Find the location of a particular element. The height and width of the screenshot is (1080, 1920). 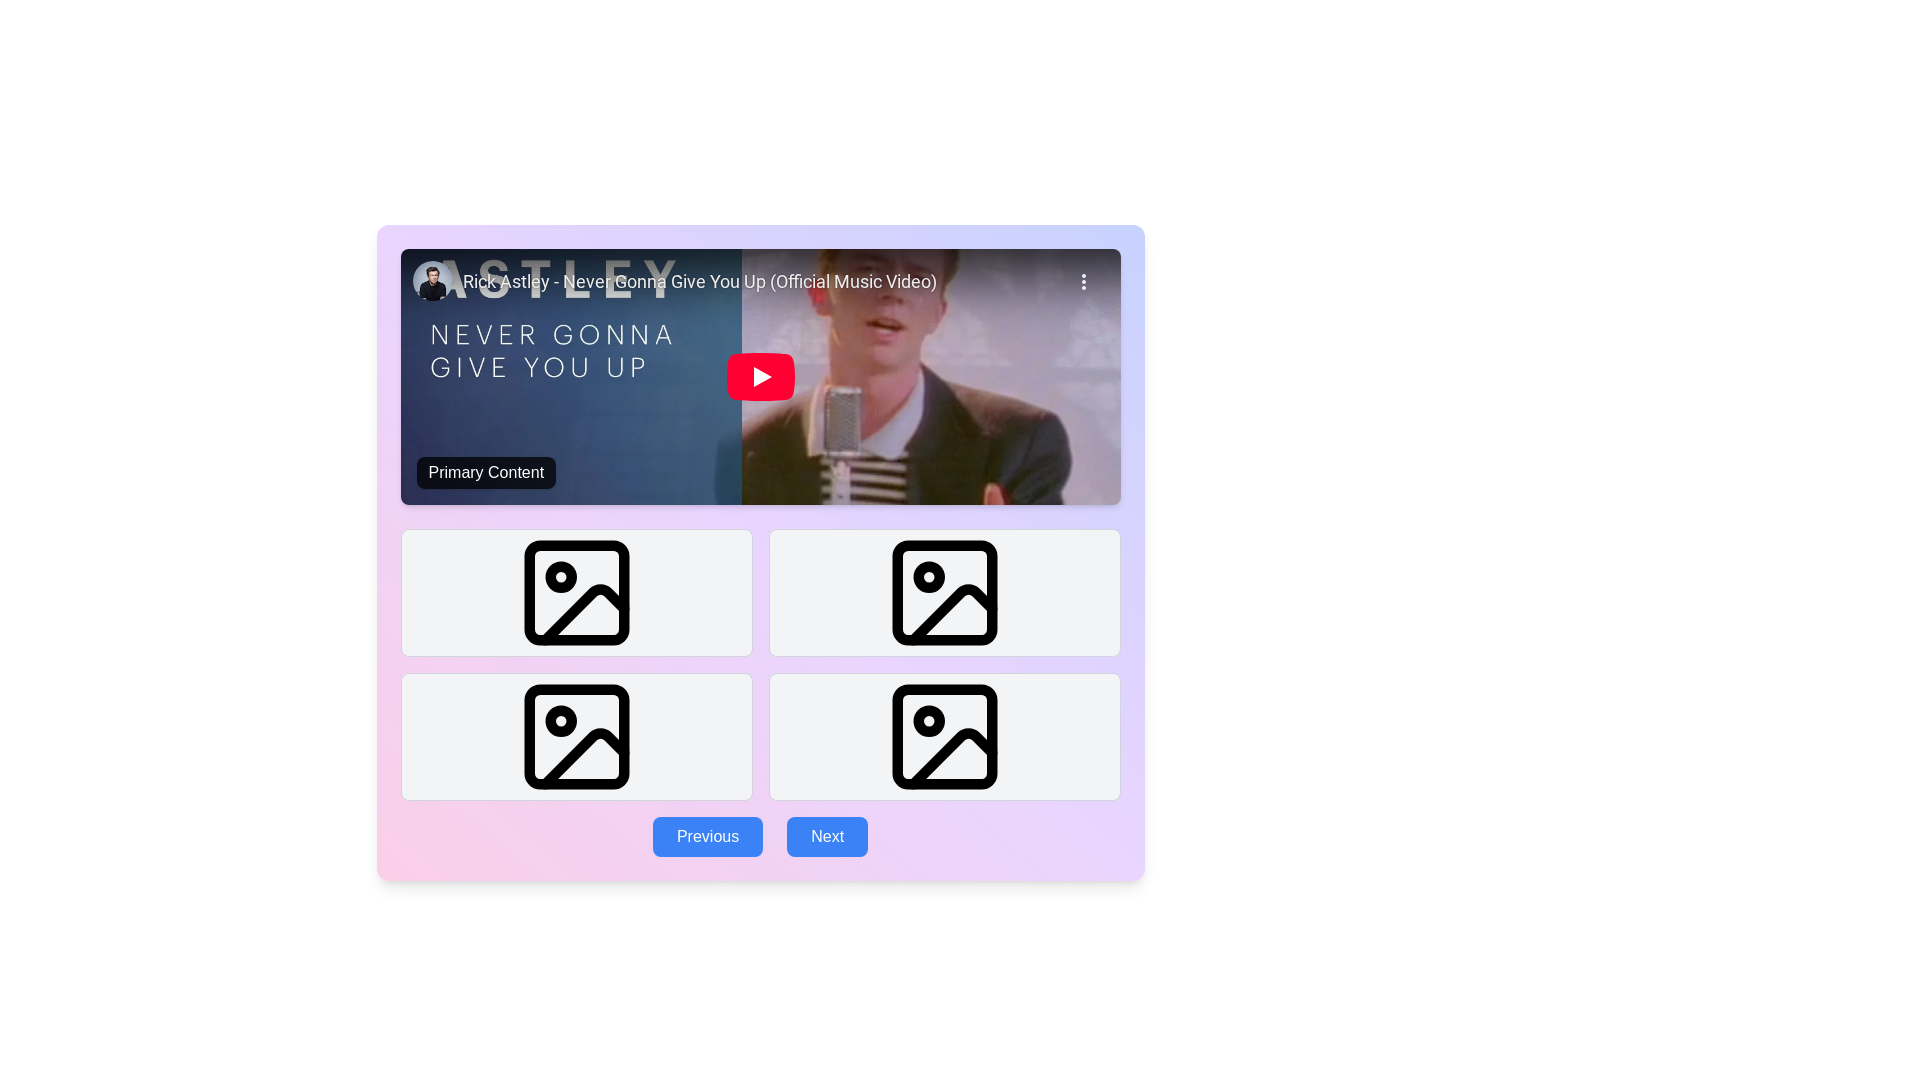

the image placeholder icon located in the top-left cell of the 2x2 grid is located at coordinates (575, 592).